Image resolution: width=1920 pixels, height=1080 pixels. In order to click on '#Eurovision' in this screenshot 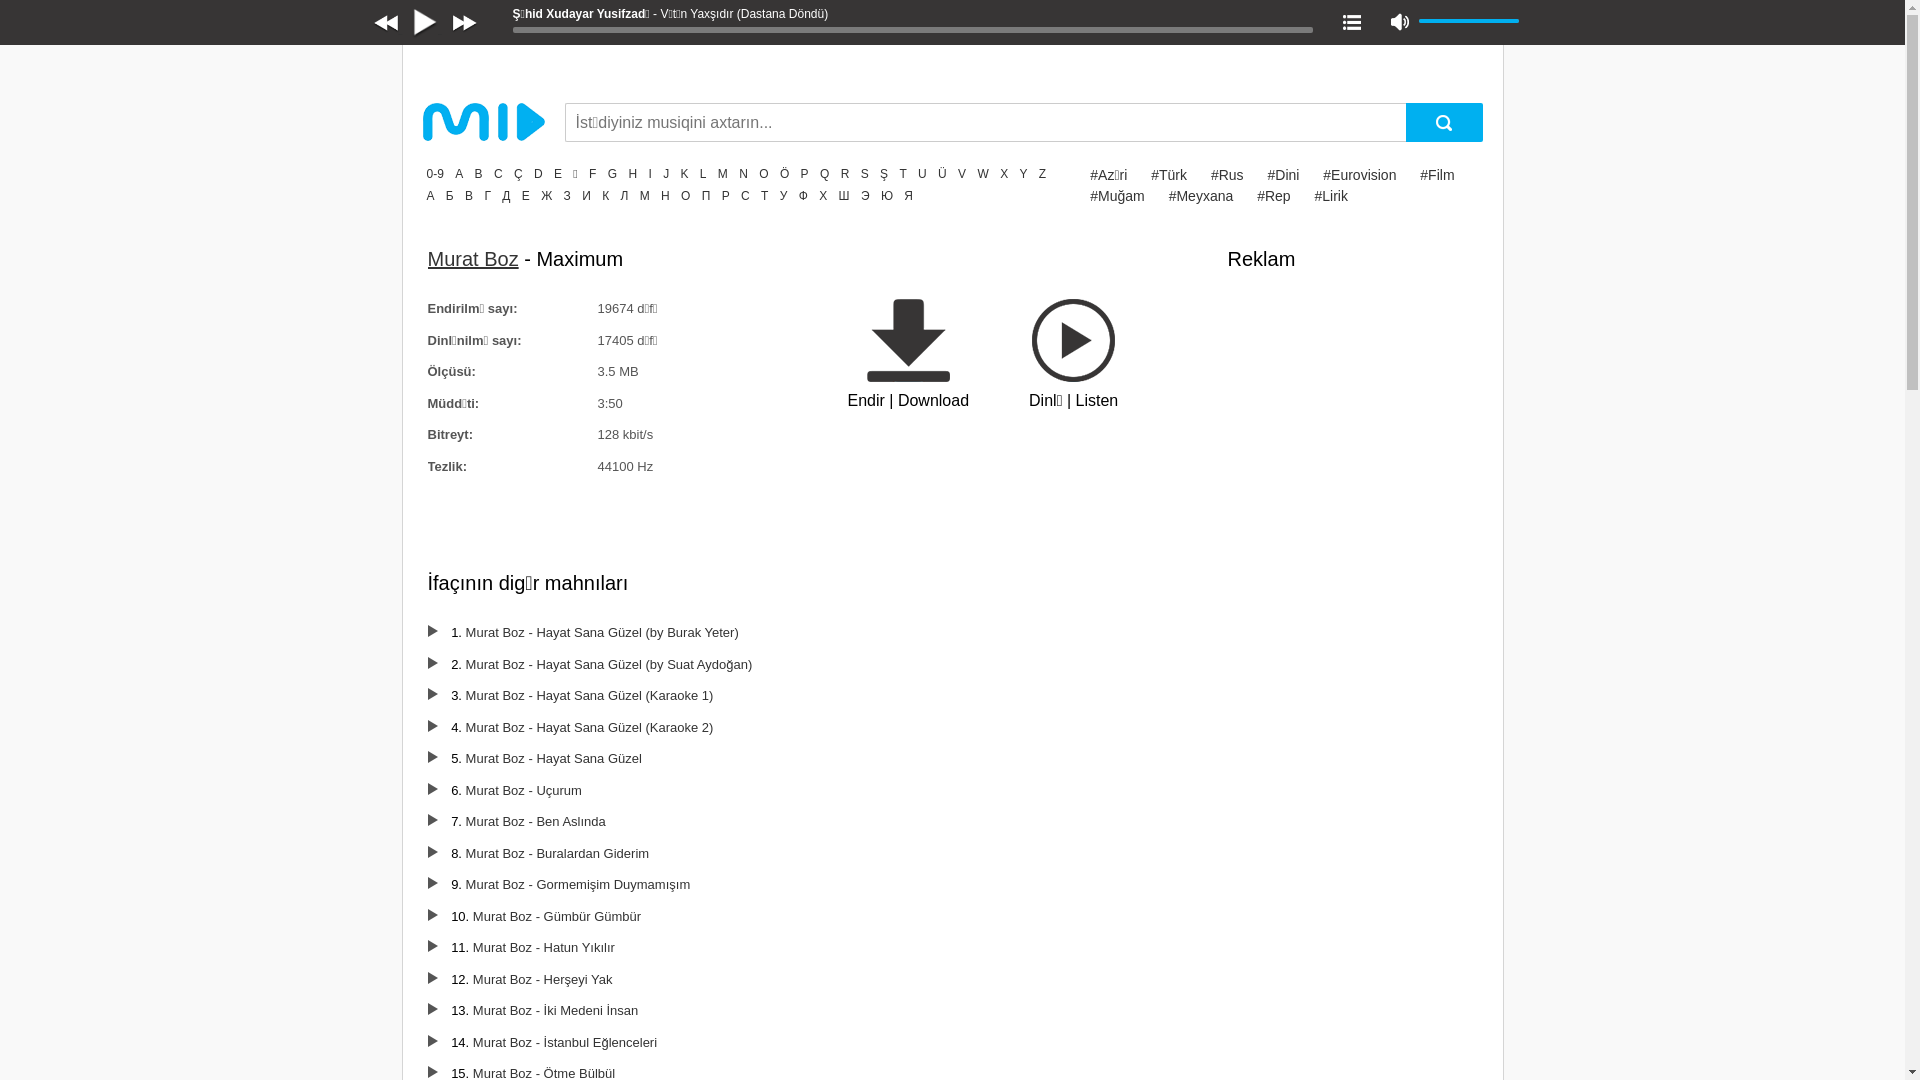, I will do `click(1359, 173)`.